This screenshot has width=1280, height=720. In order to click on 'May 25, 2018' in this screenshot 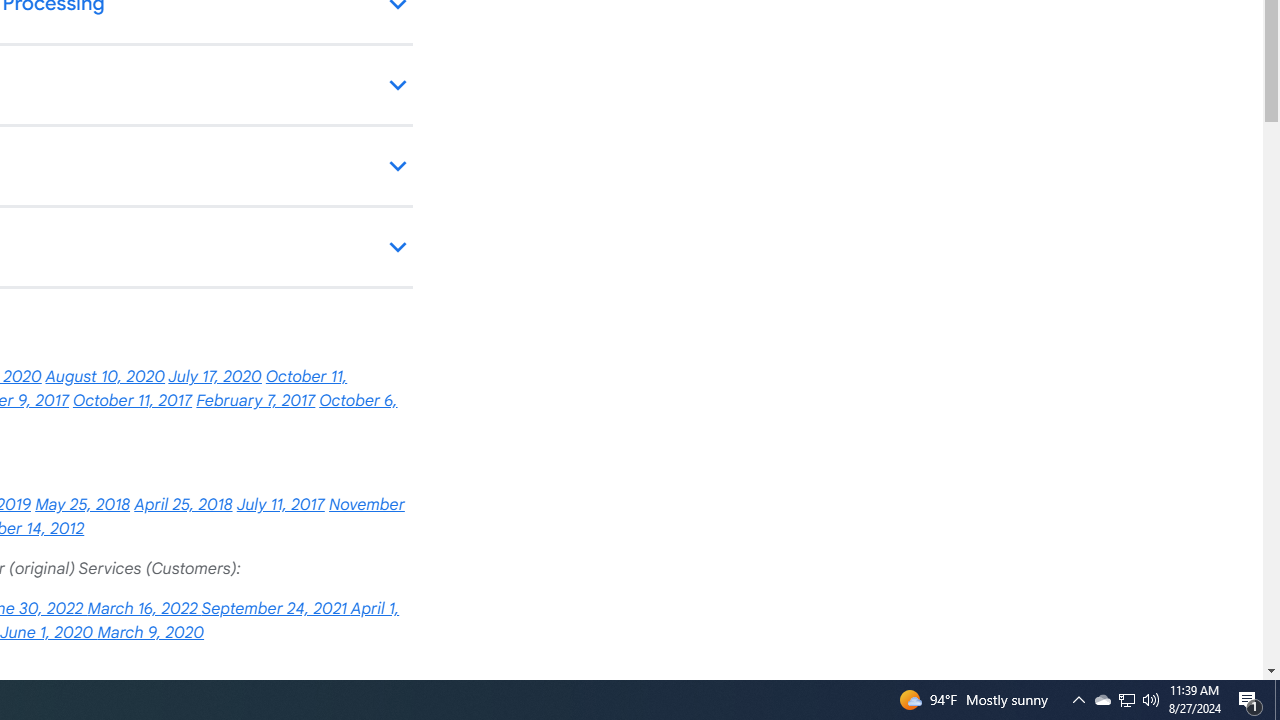, I will do `click(81, 504)`.